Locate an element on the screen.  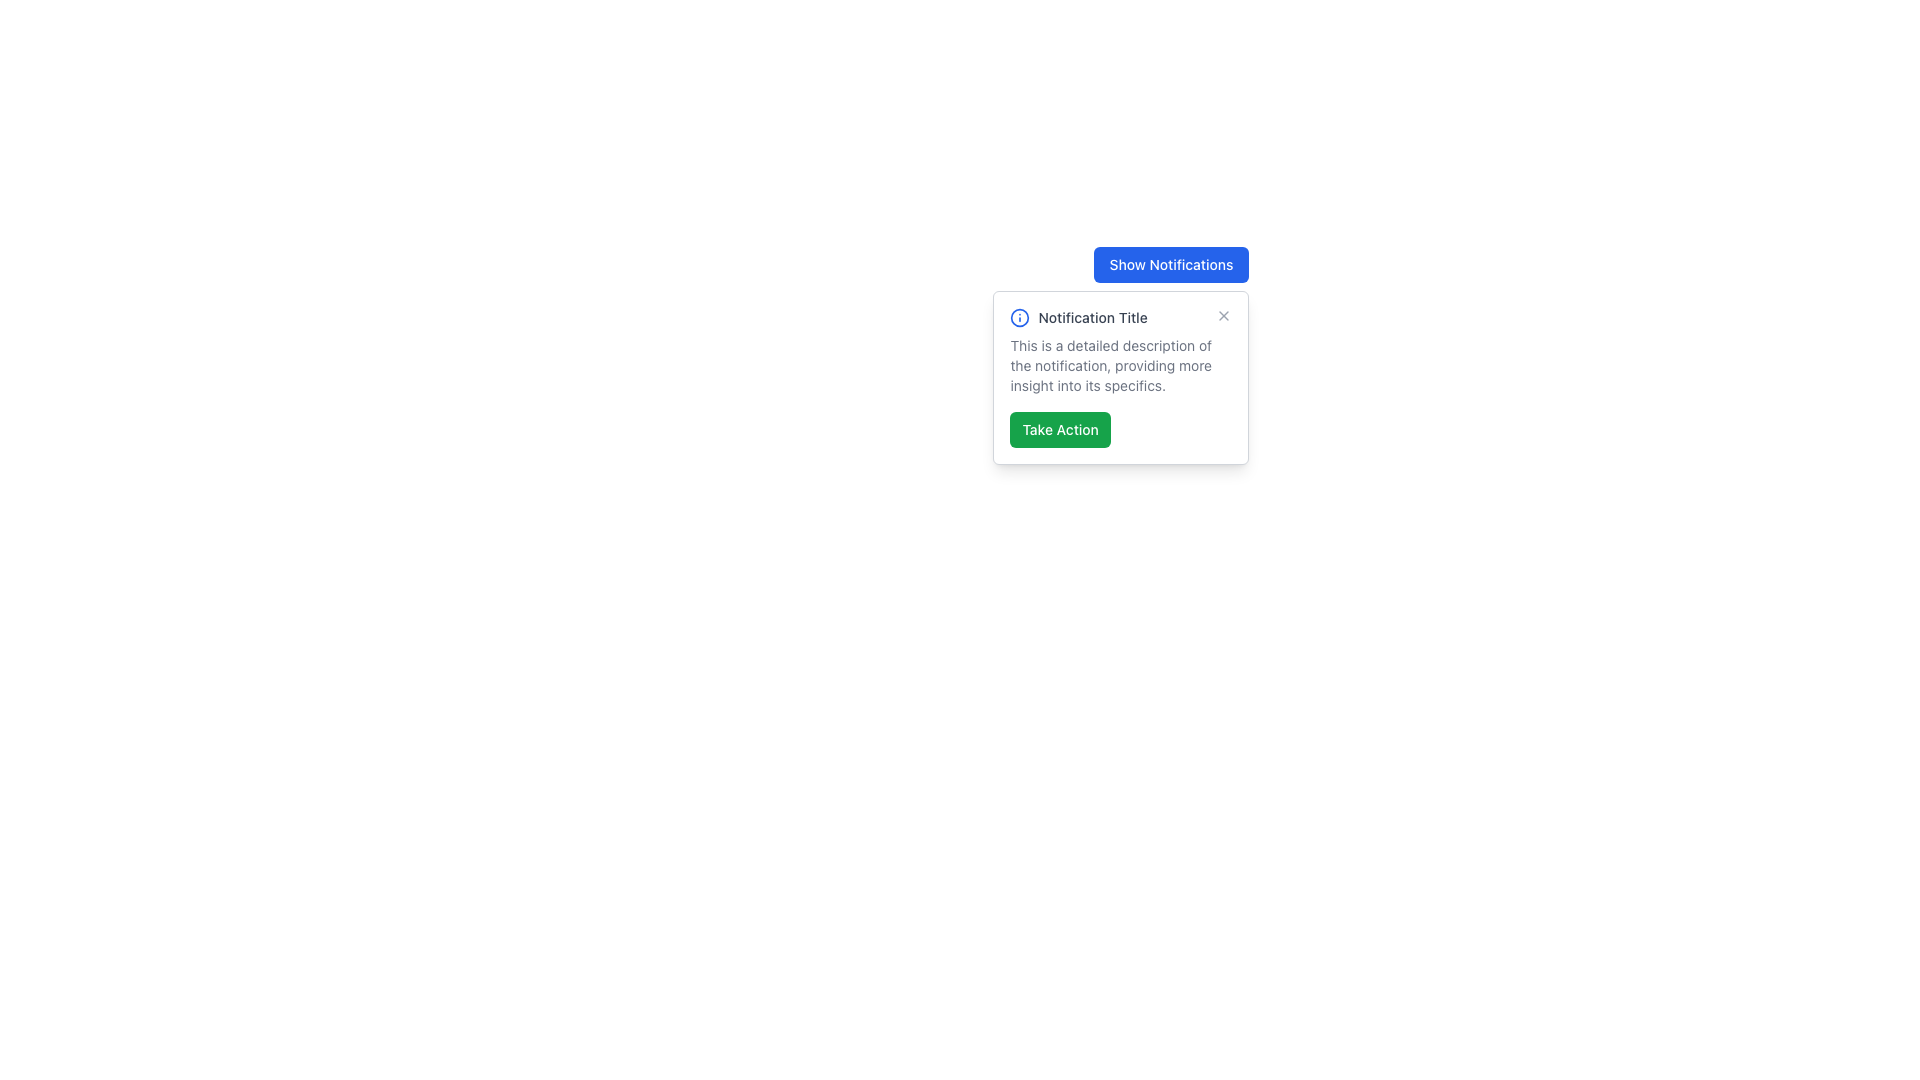
the text label displaying 'Notification Title' located in the top-left section of the notification panel, adjacent to the informational icon is located at coordinates (1078, 316).